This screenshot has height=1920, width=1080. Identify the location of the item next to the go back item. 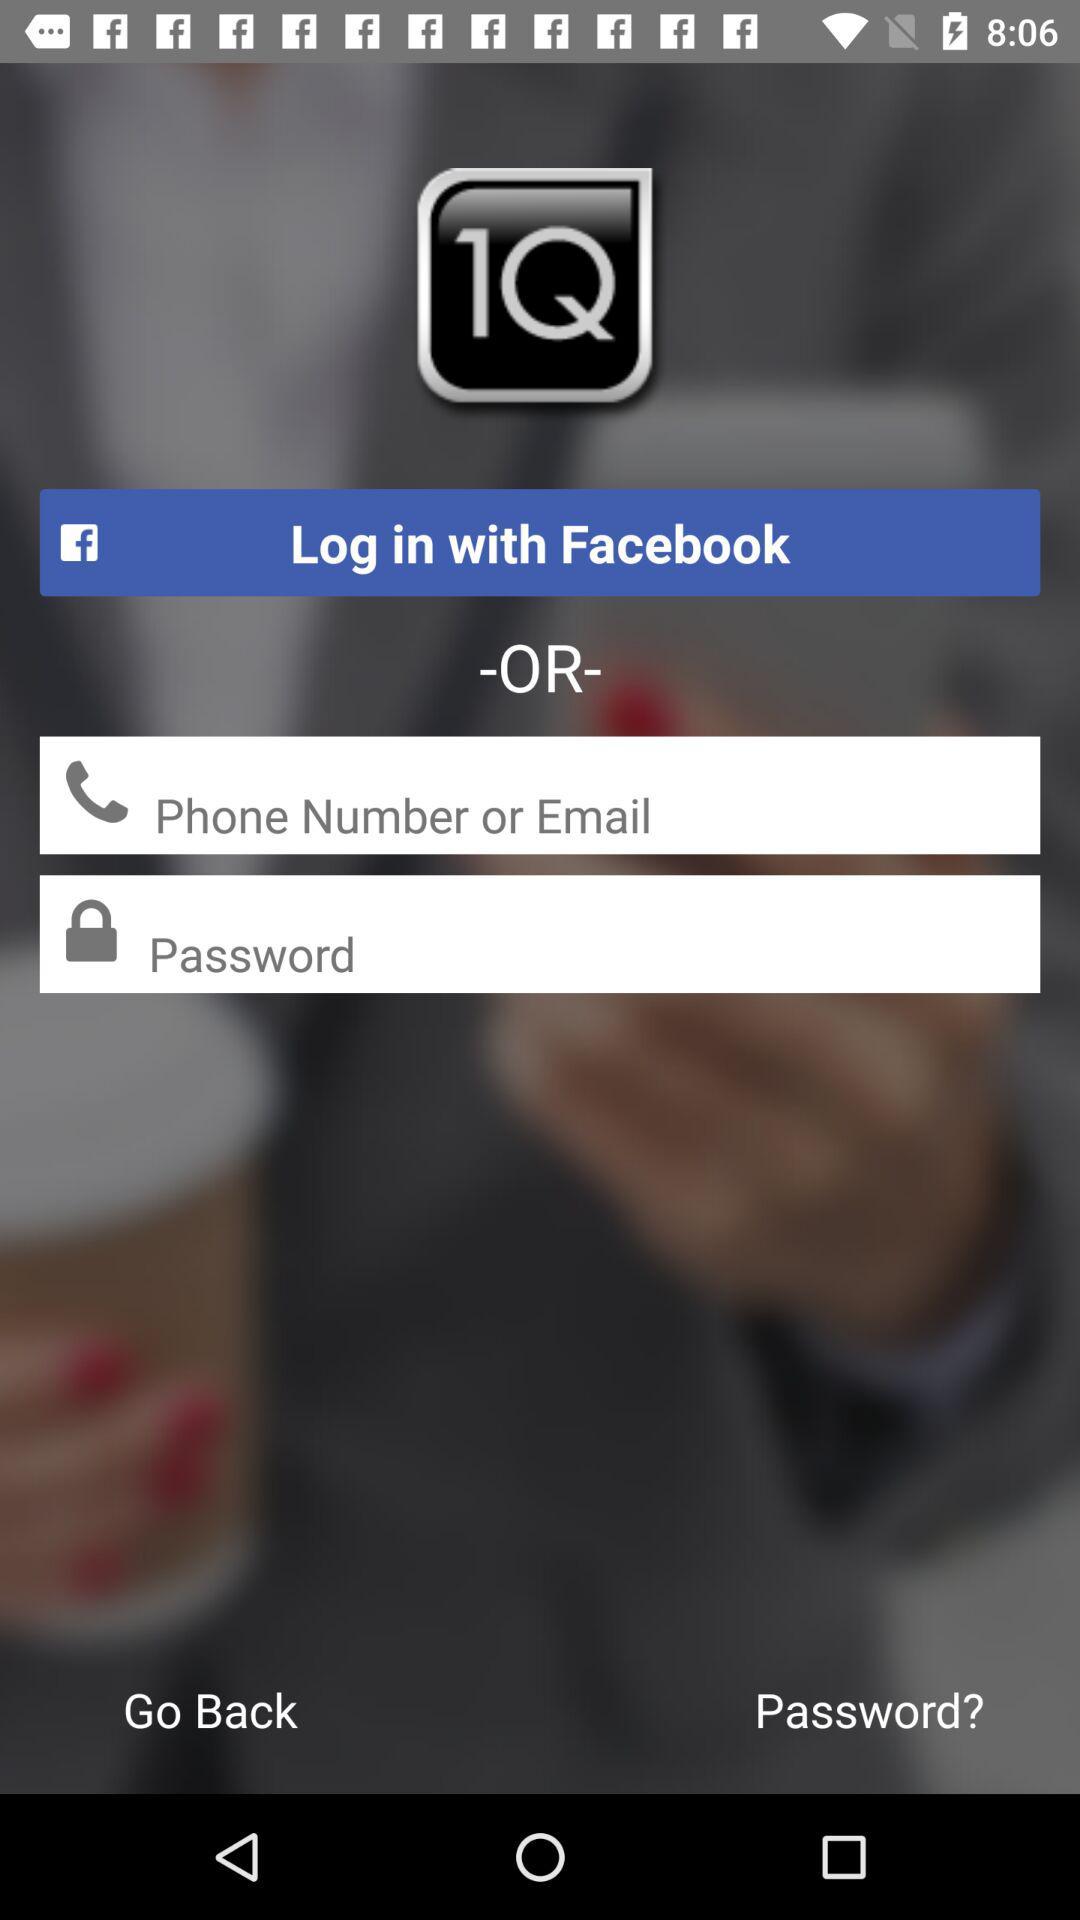
(868, 1708).